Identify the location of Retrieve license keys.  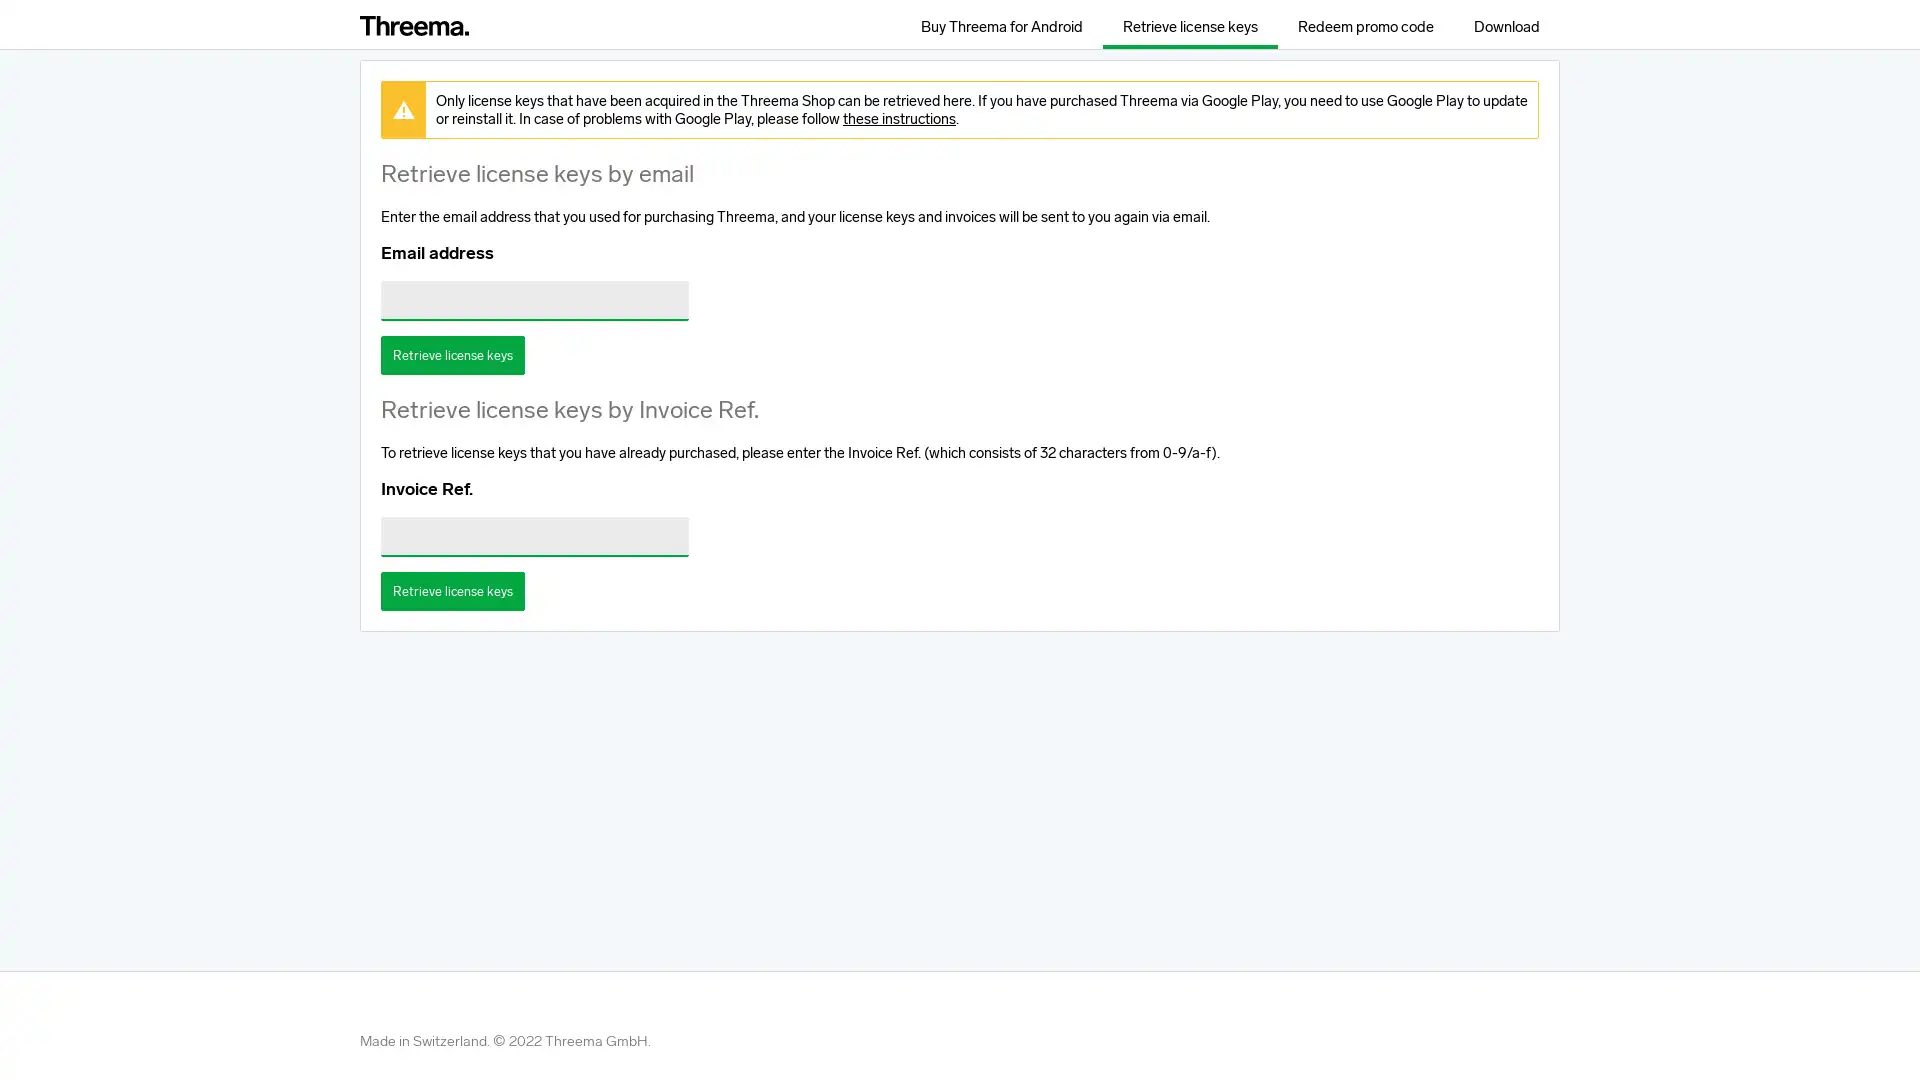
(451, 353).